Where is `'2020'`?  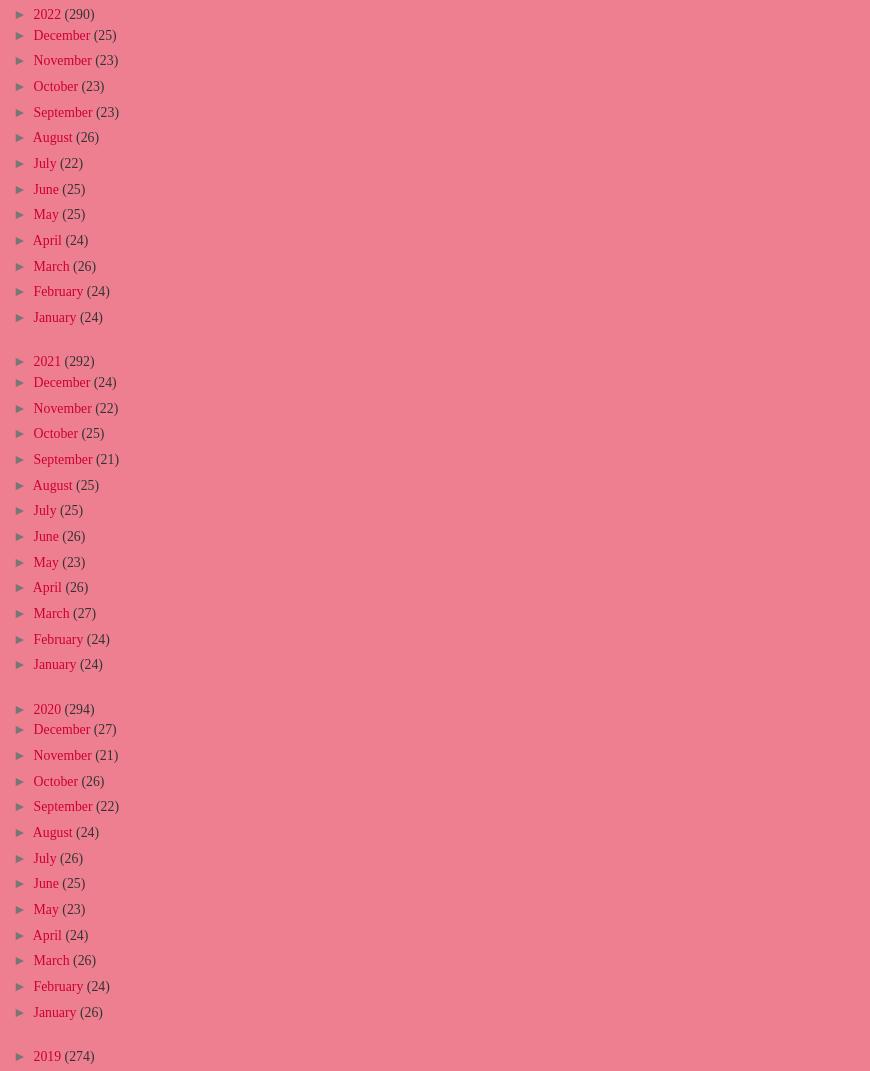
'2020' is located at coordinates (47, 708).